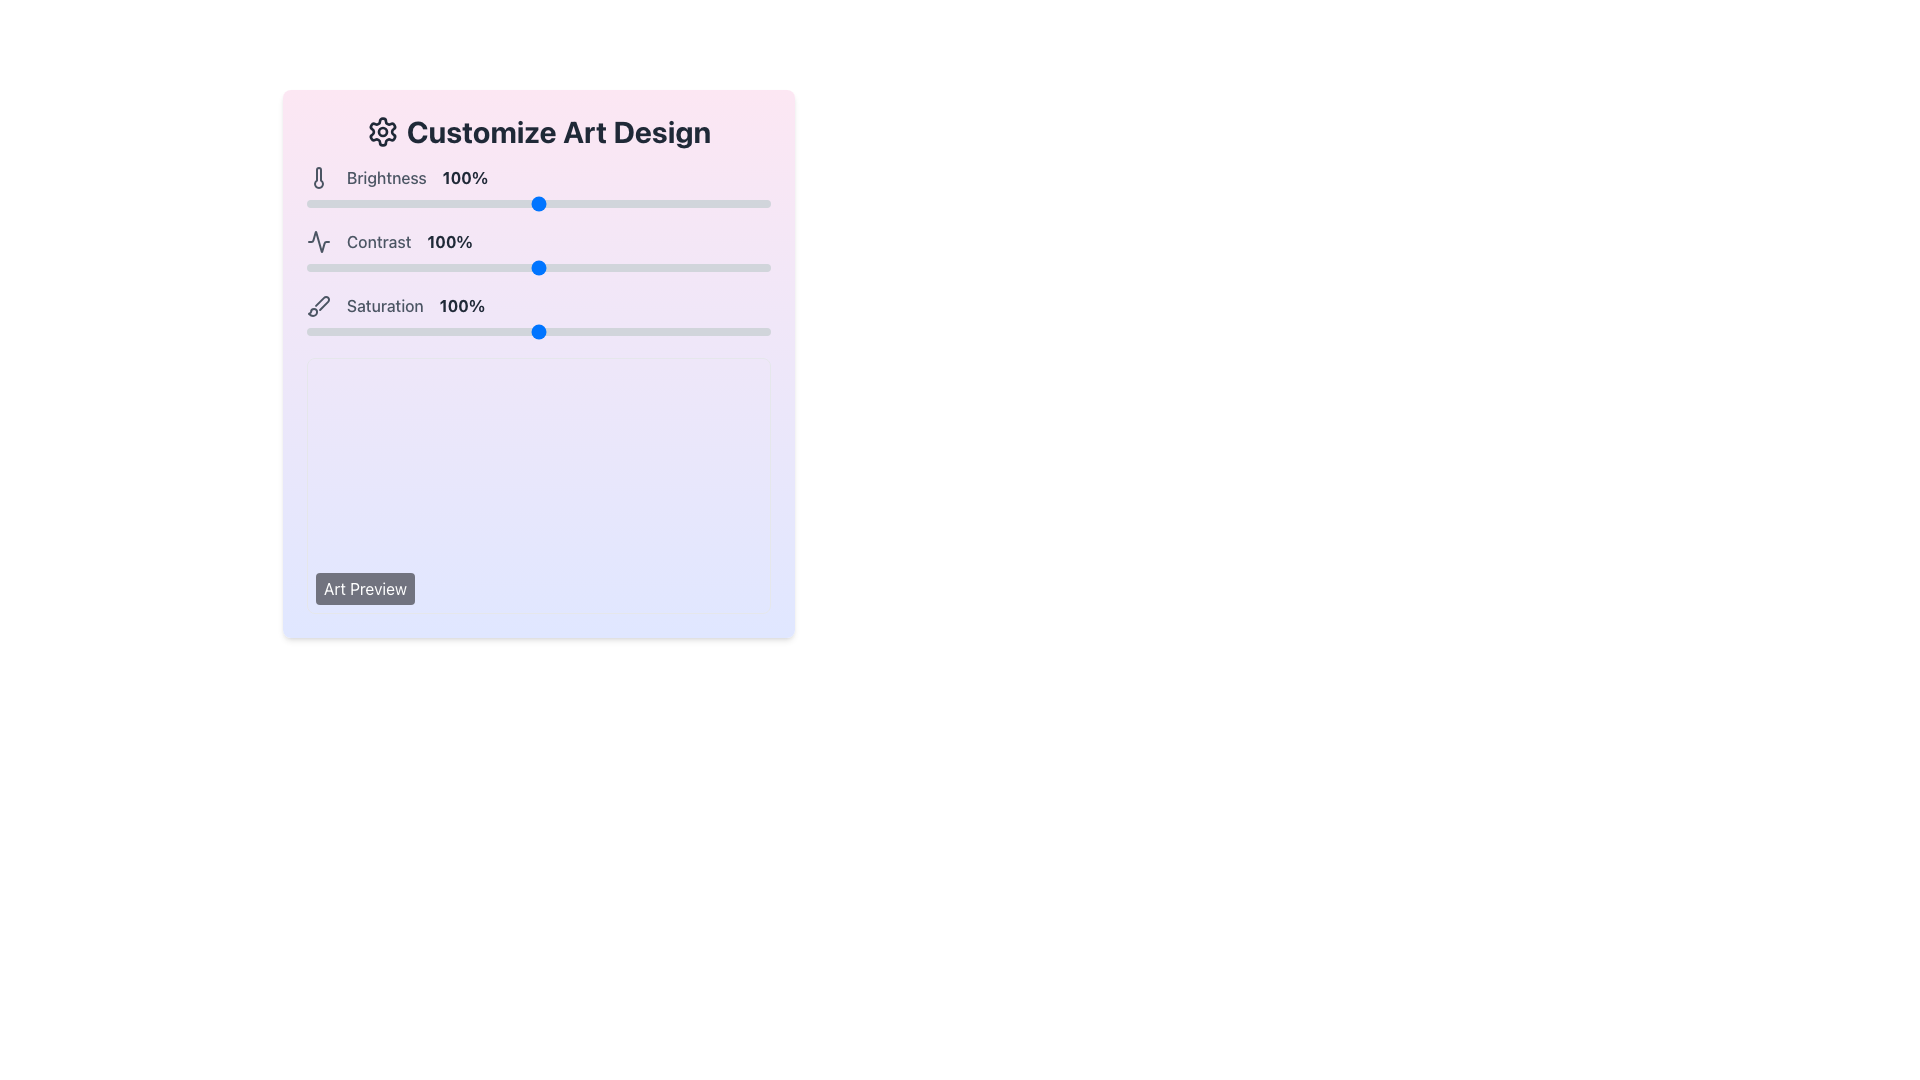 This screenshot has width=1920, height=1080. Describe the element at coordinates (317, 176) in the screenshot. I see `the thermometer icon, which is styled with a circular base and vertical stick design, positioned to the far left of the 'Brightness' label in the settings panel` at that location.